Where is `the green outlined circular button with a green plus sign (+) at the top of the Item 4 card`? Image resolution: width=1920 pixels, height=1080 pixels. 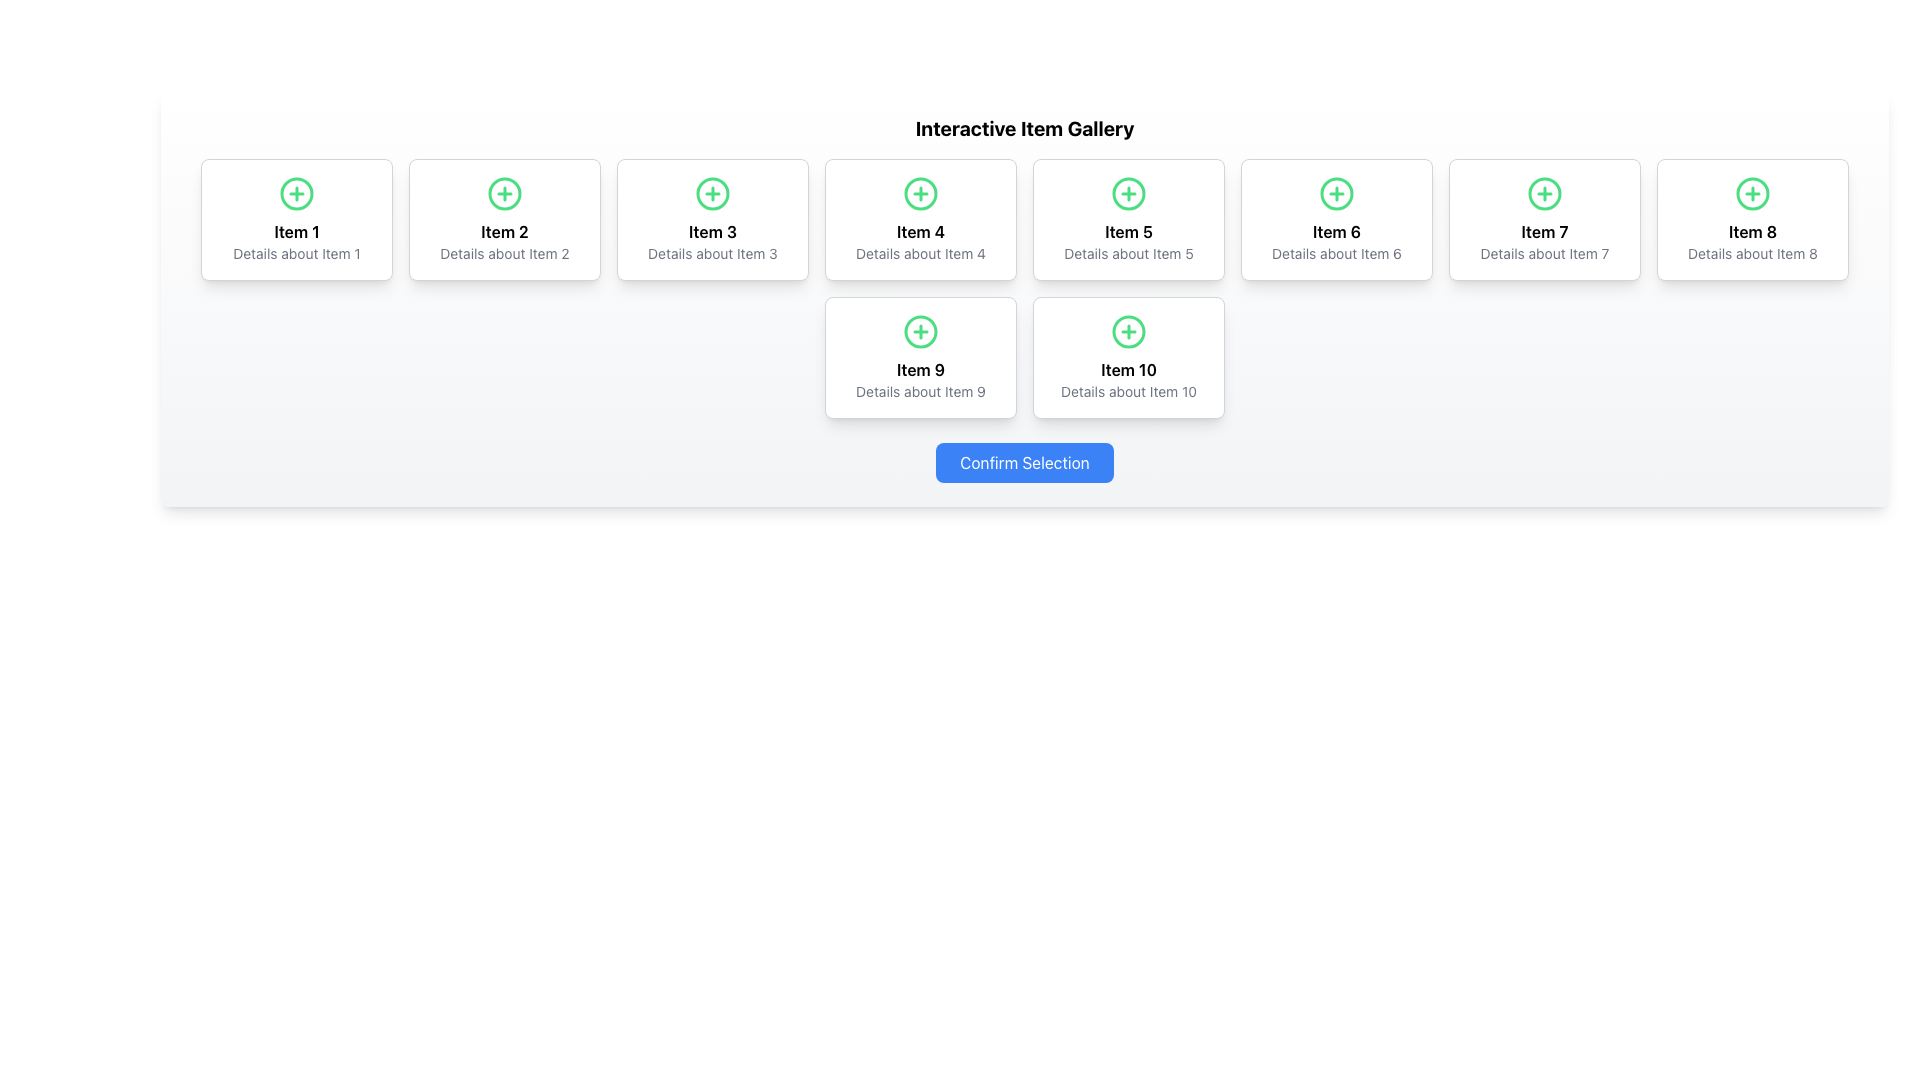 the green outlined circular button with a green plus sign (+) at the top of the Item 4 card is located at coordinates (920, 193).